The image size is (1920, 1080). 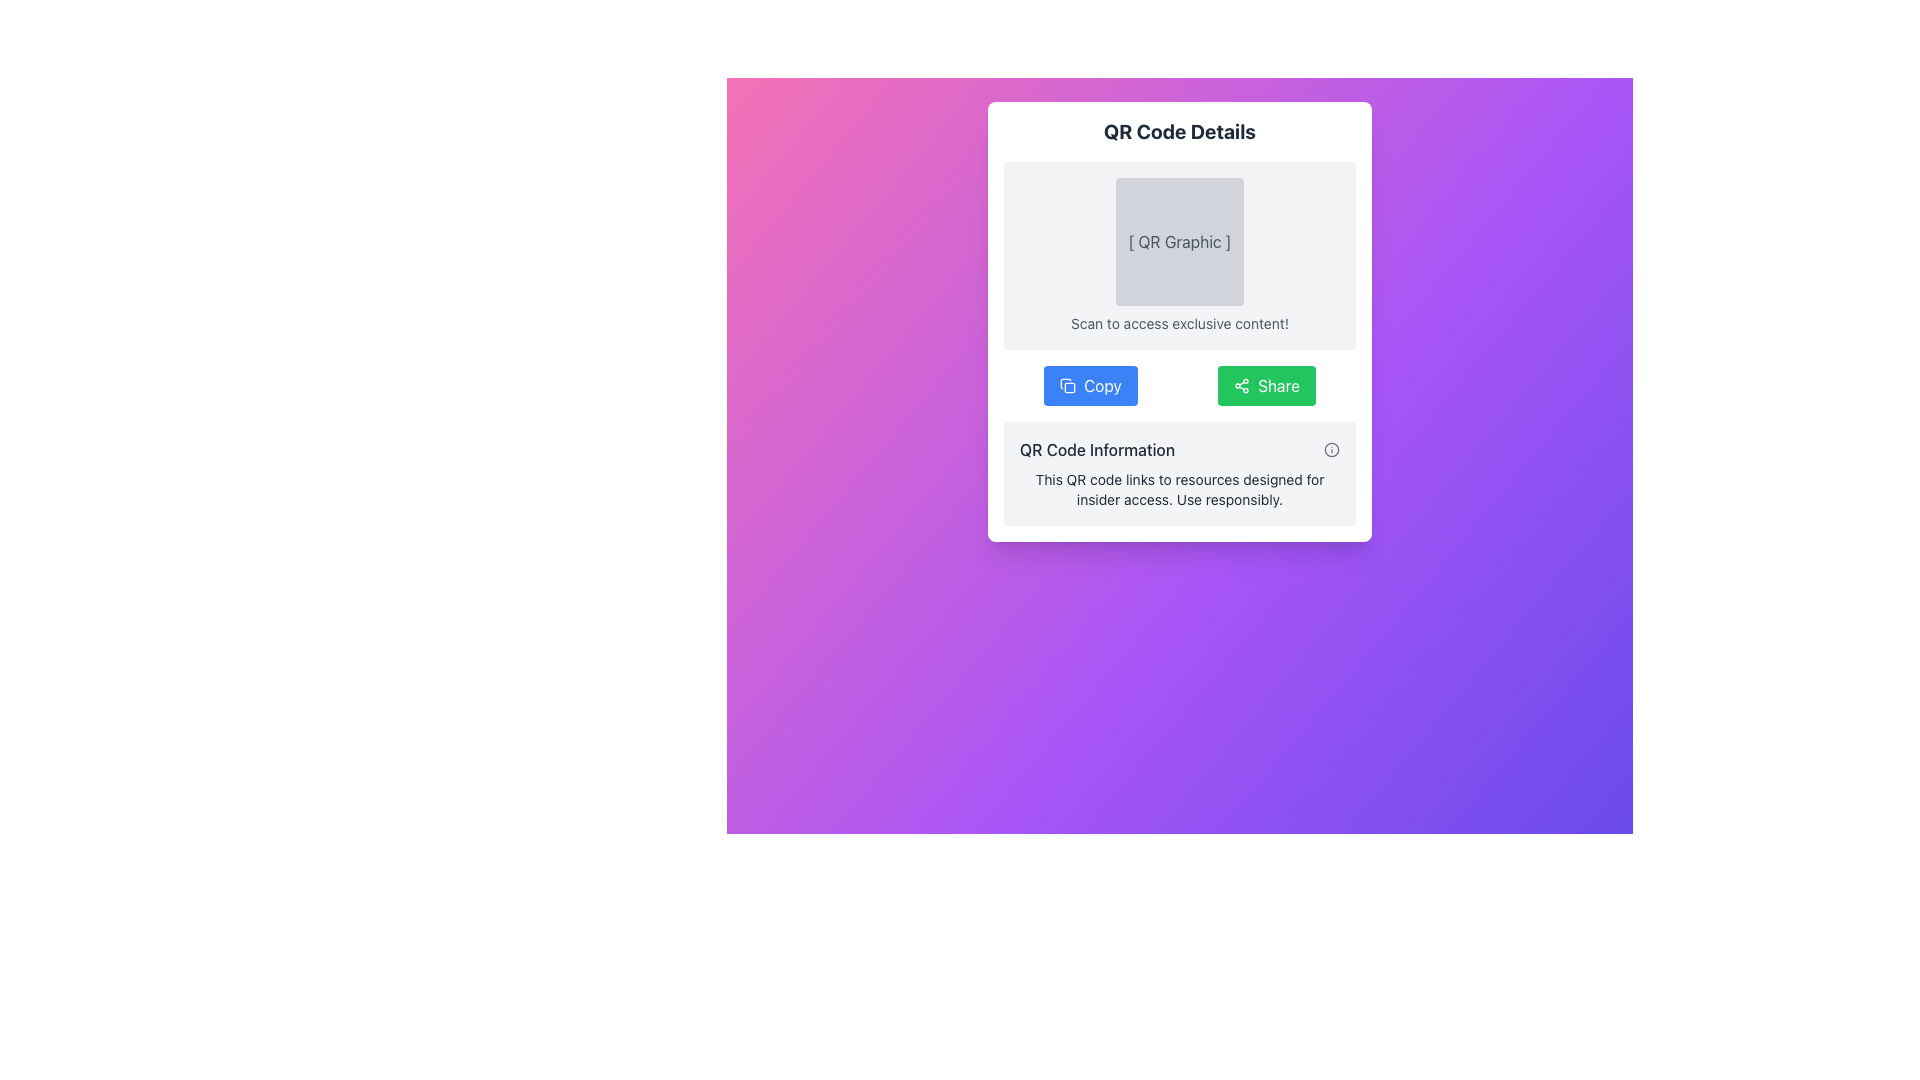 I want to click on descriptive text label that instructs users to scan the QR code above for exclusive content, located horizontally centered below the QR code graphic, so click(x=1180, y=323).